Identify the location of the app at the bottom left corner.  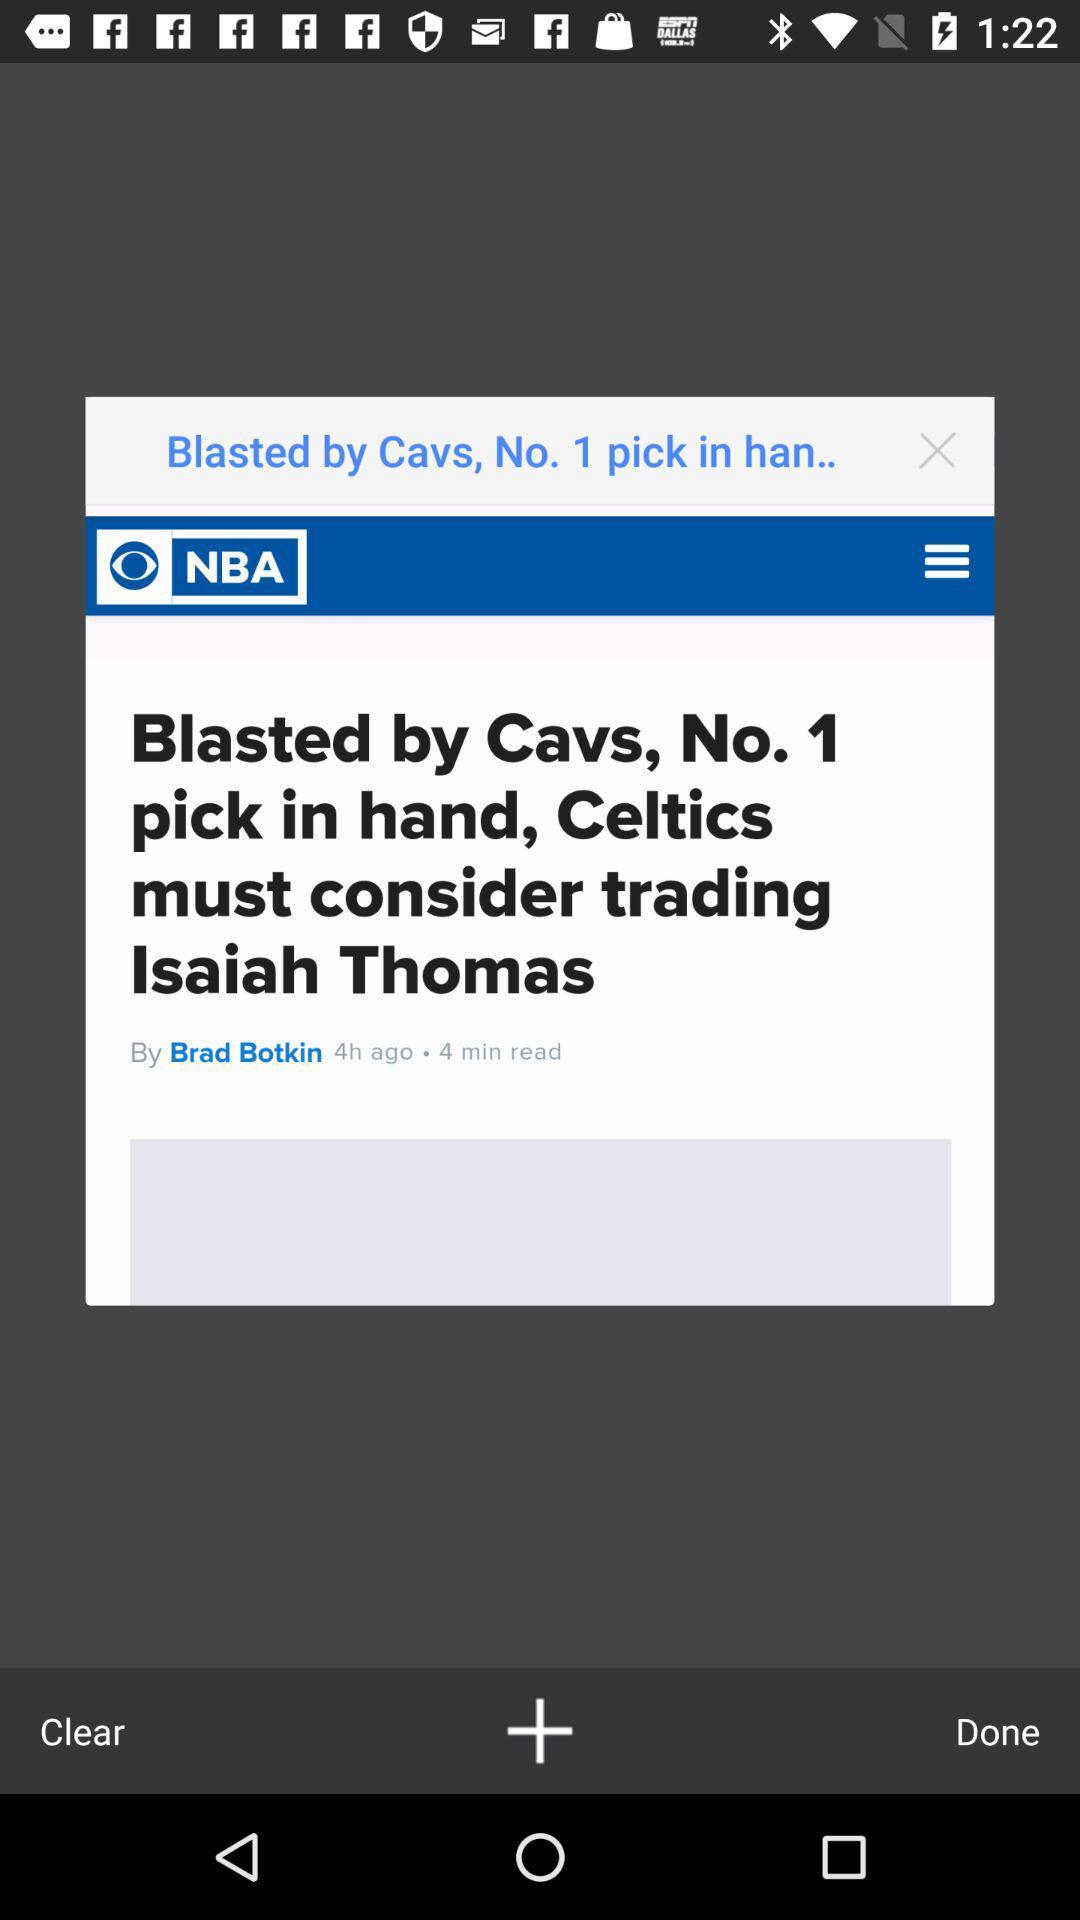
(81, 1730).